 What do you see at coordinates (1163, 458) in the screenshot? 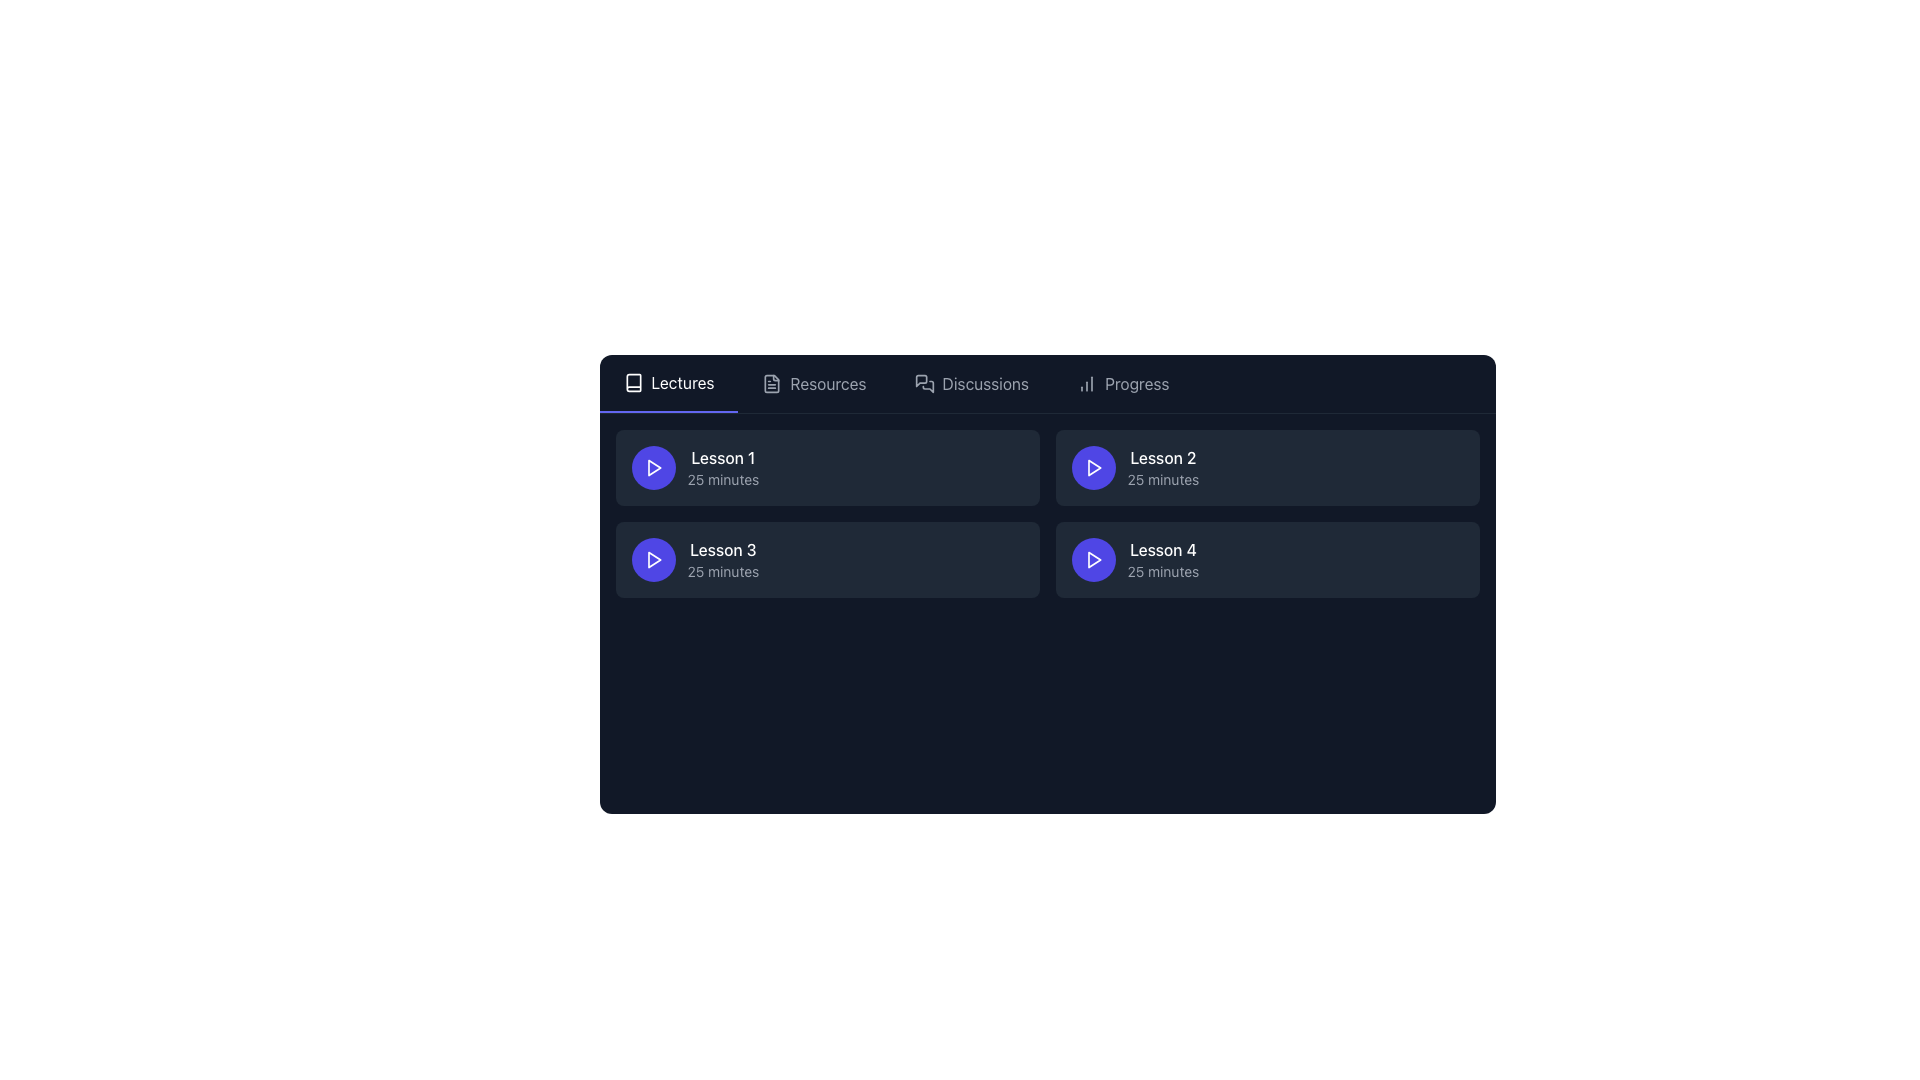
I see `the Text label that identifies 'Lesson 2' in the top-right section of the lesson grid` at bounding box center [1163, 458].